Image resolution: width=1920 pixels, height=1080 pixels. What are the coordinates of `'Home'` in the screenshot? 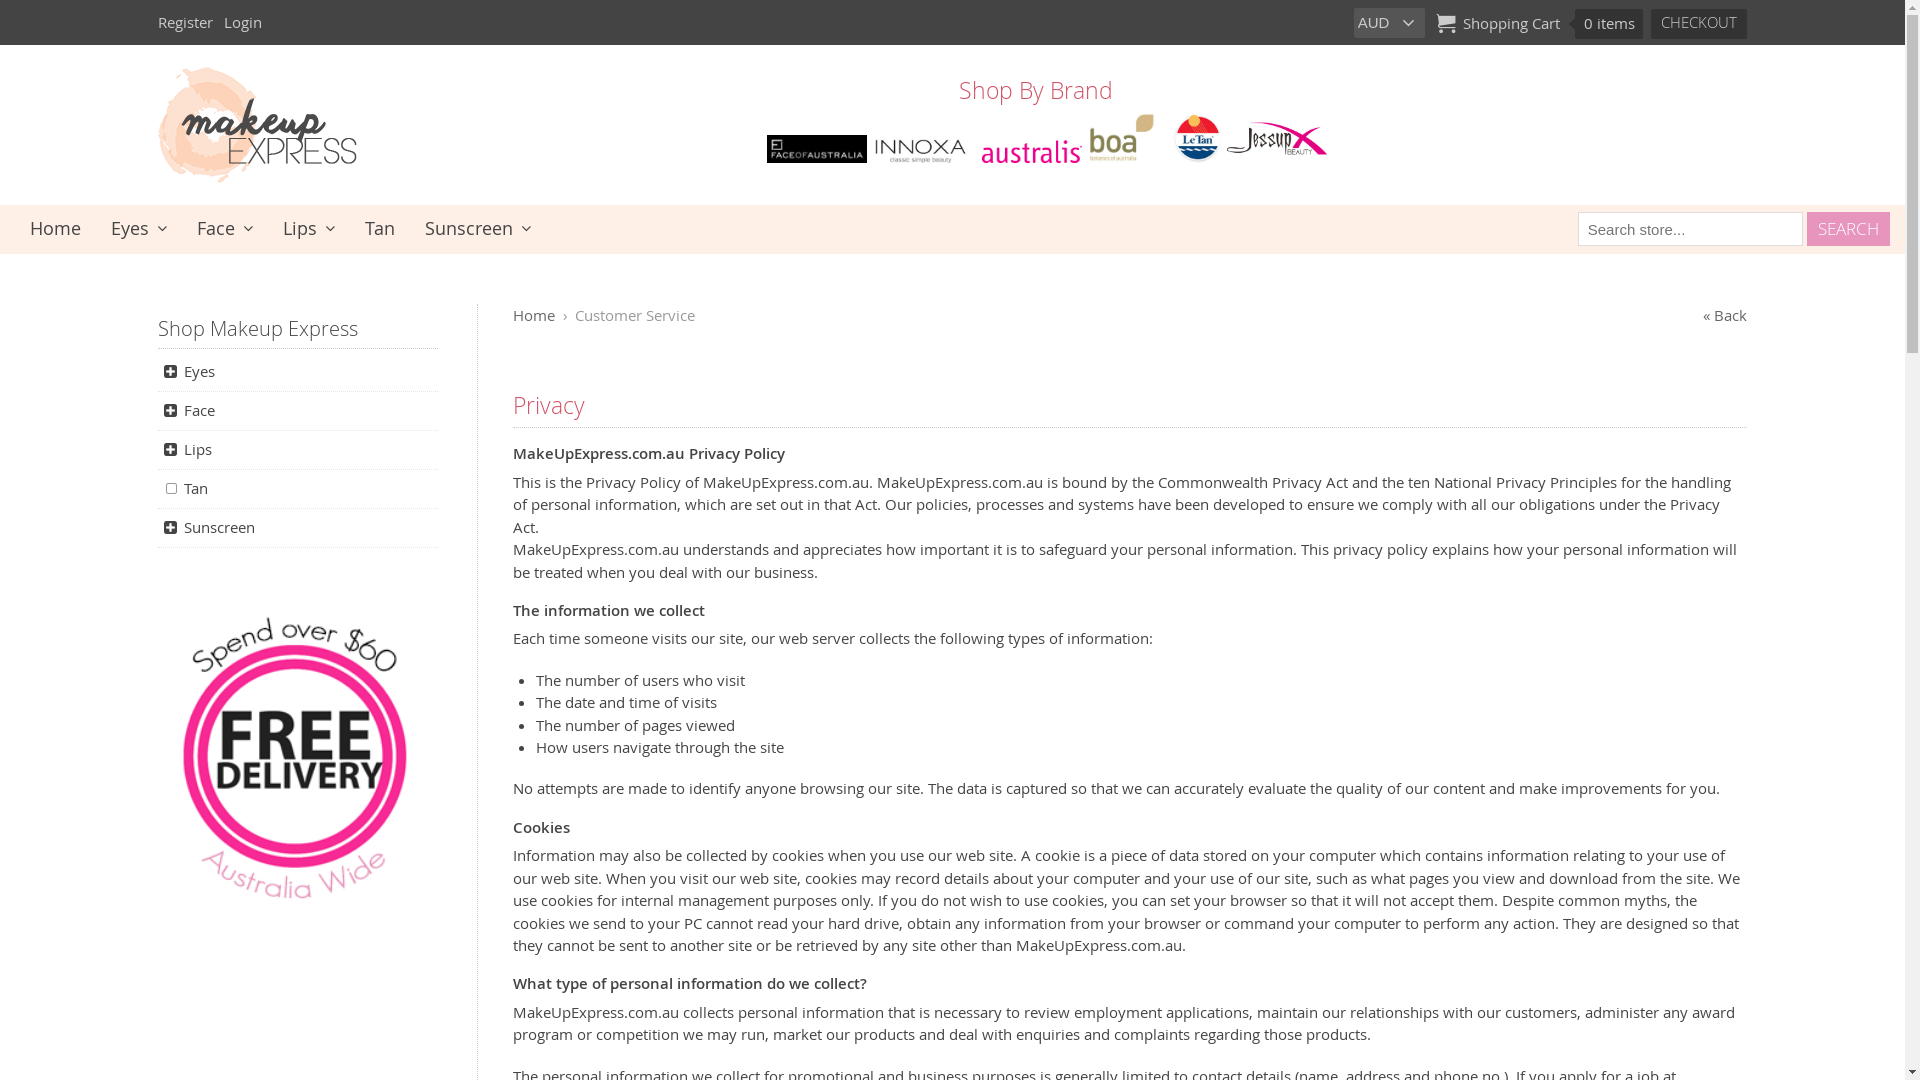 It's located at (513, 313).